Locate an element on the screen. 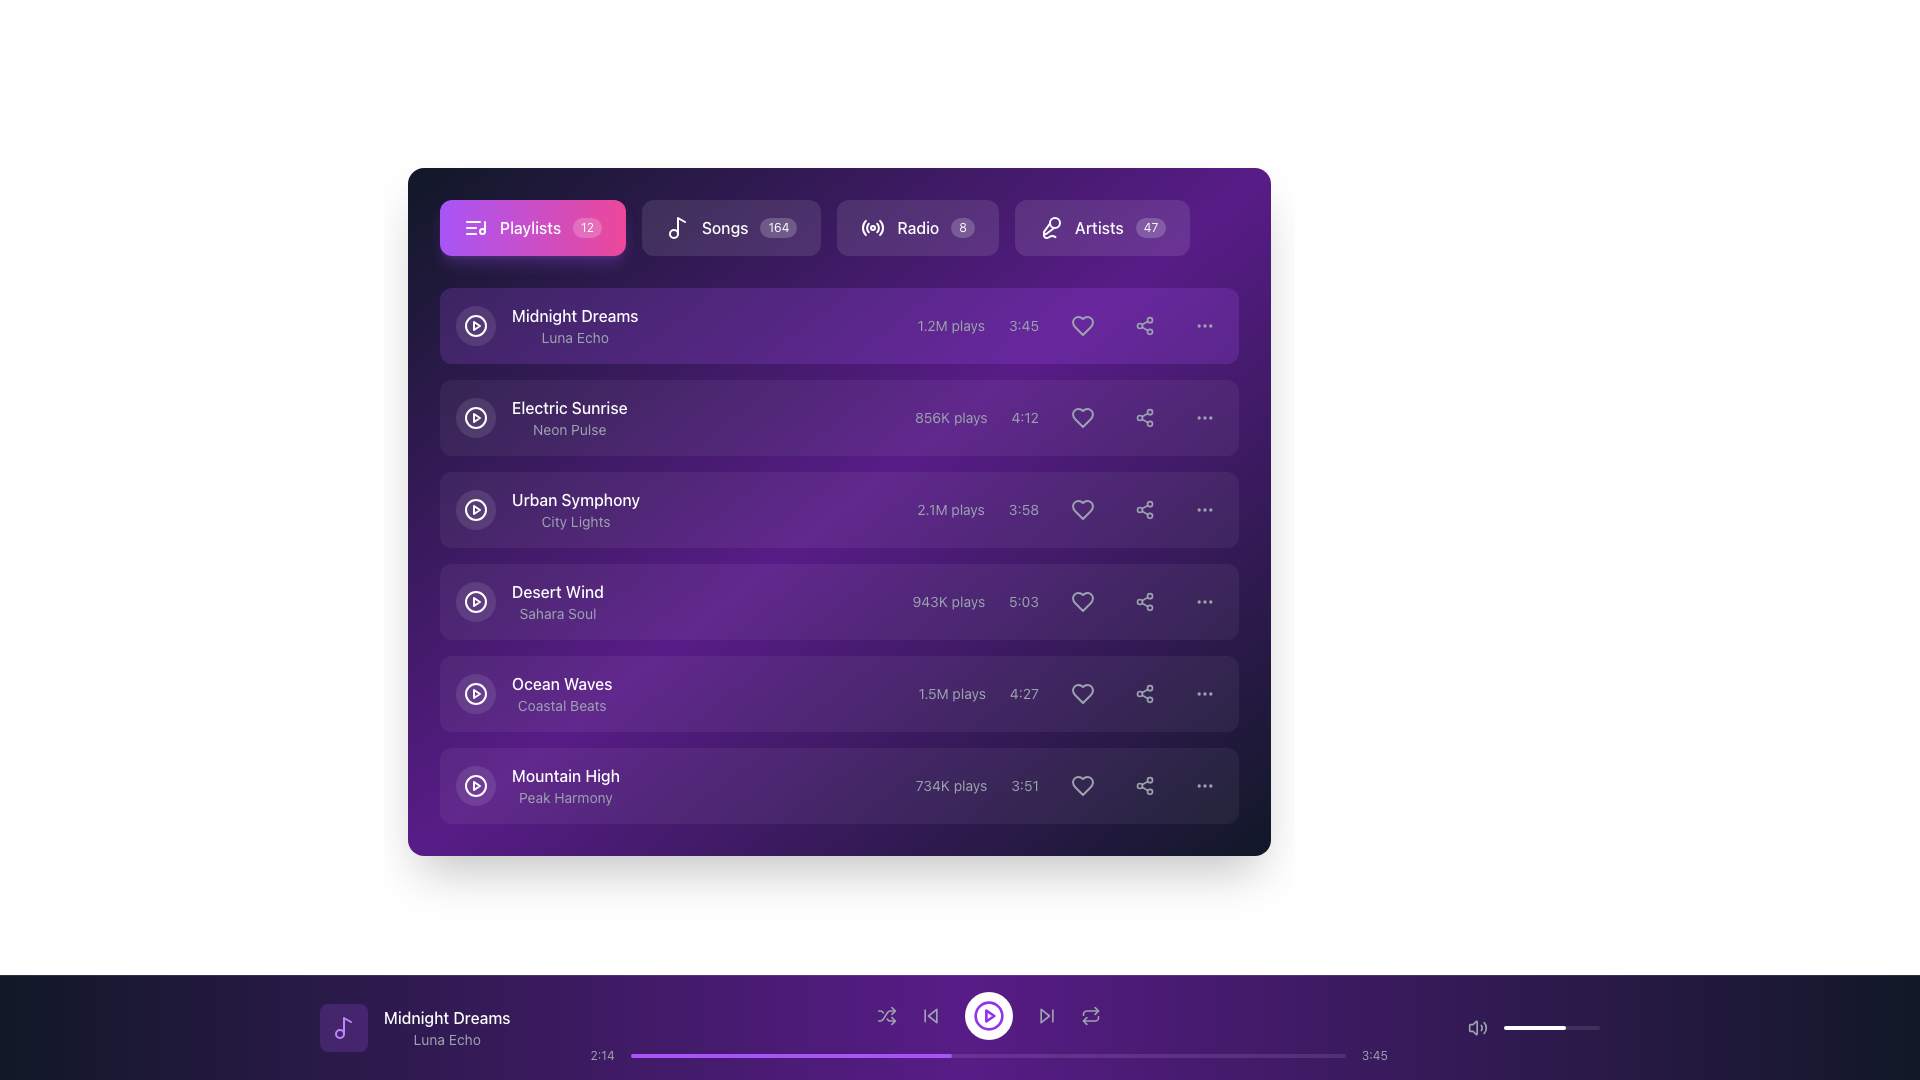 The image size is (1920, 1080). progress is located at coordinates (802, 1055).